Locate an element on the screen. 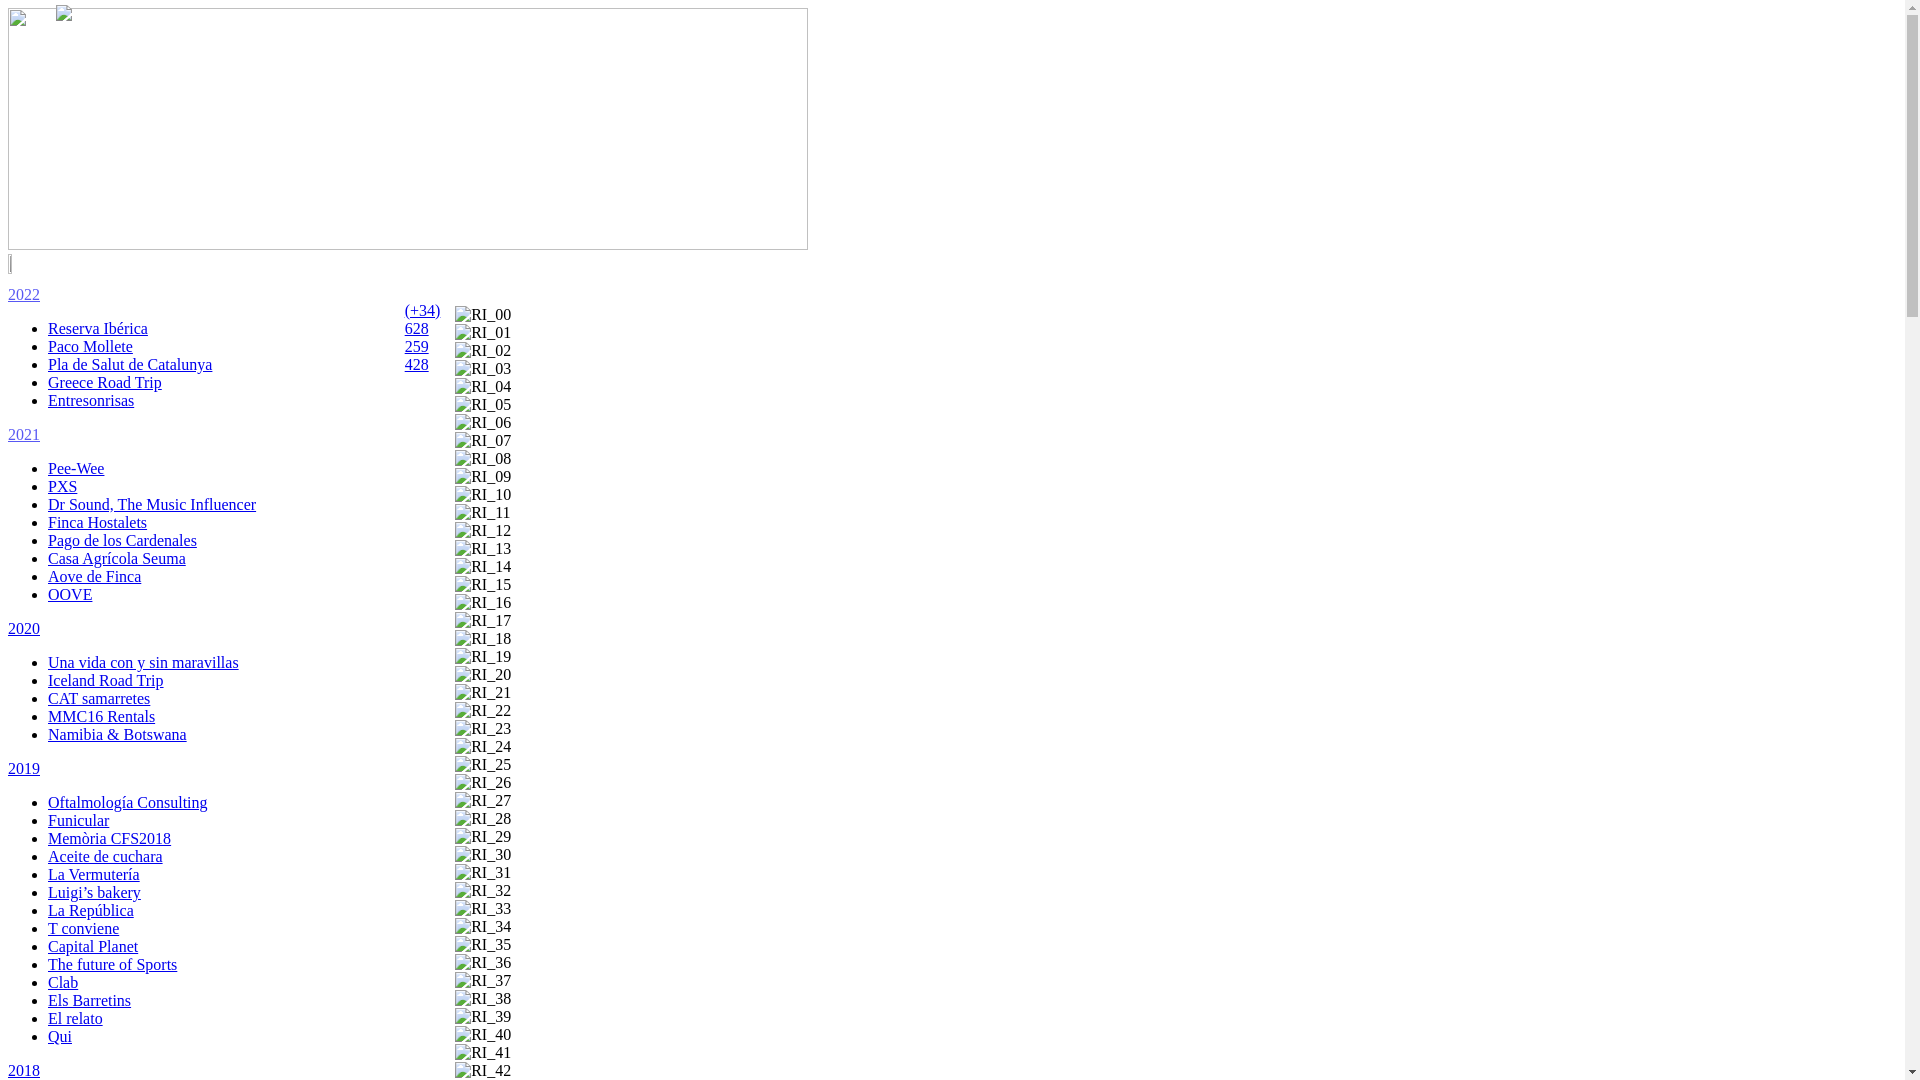 The height and width of the screenshot is (1080, 1920). 'Pago de los Cardenales' is located at coordinates (121, 540).